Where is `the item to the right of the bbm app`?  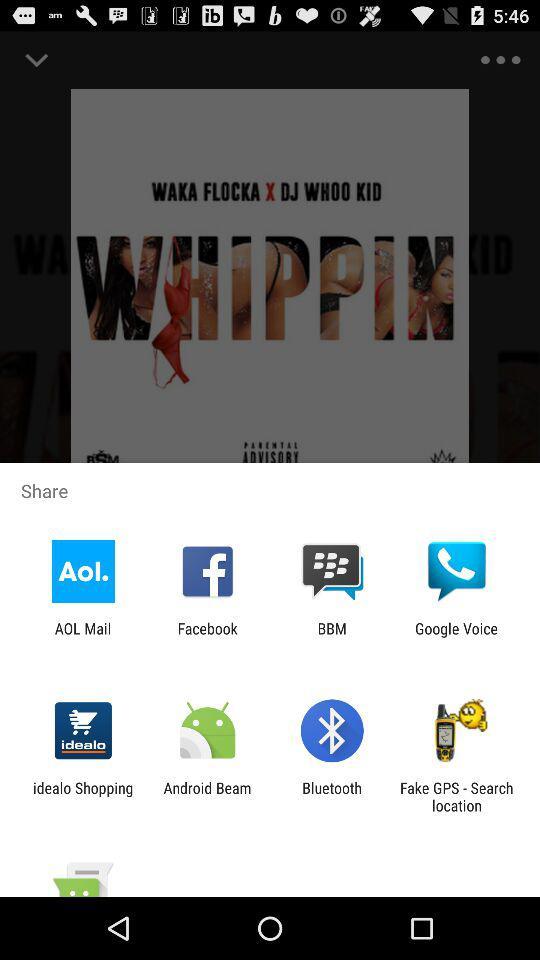
the item to the right of the bbm app is located at coordinates (456, 636).